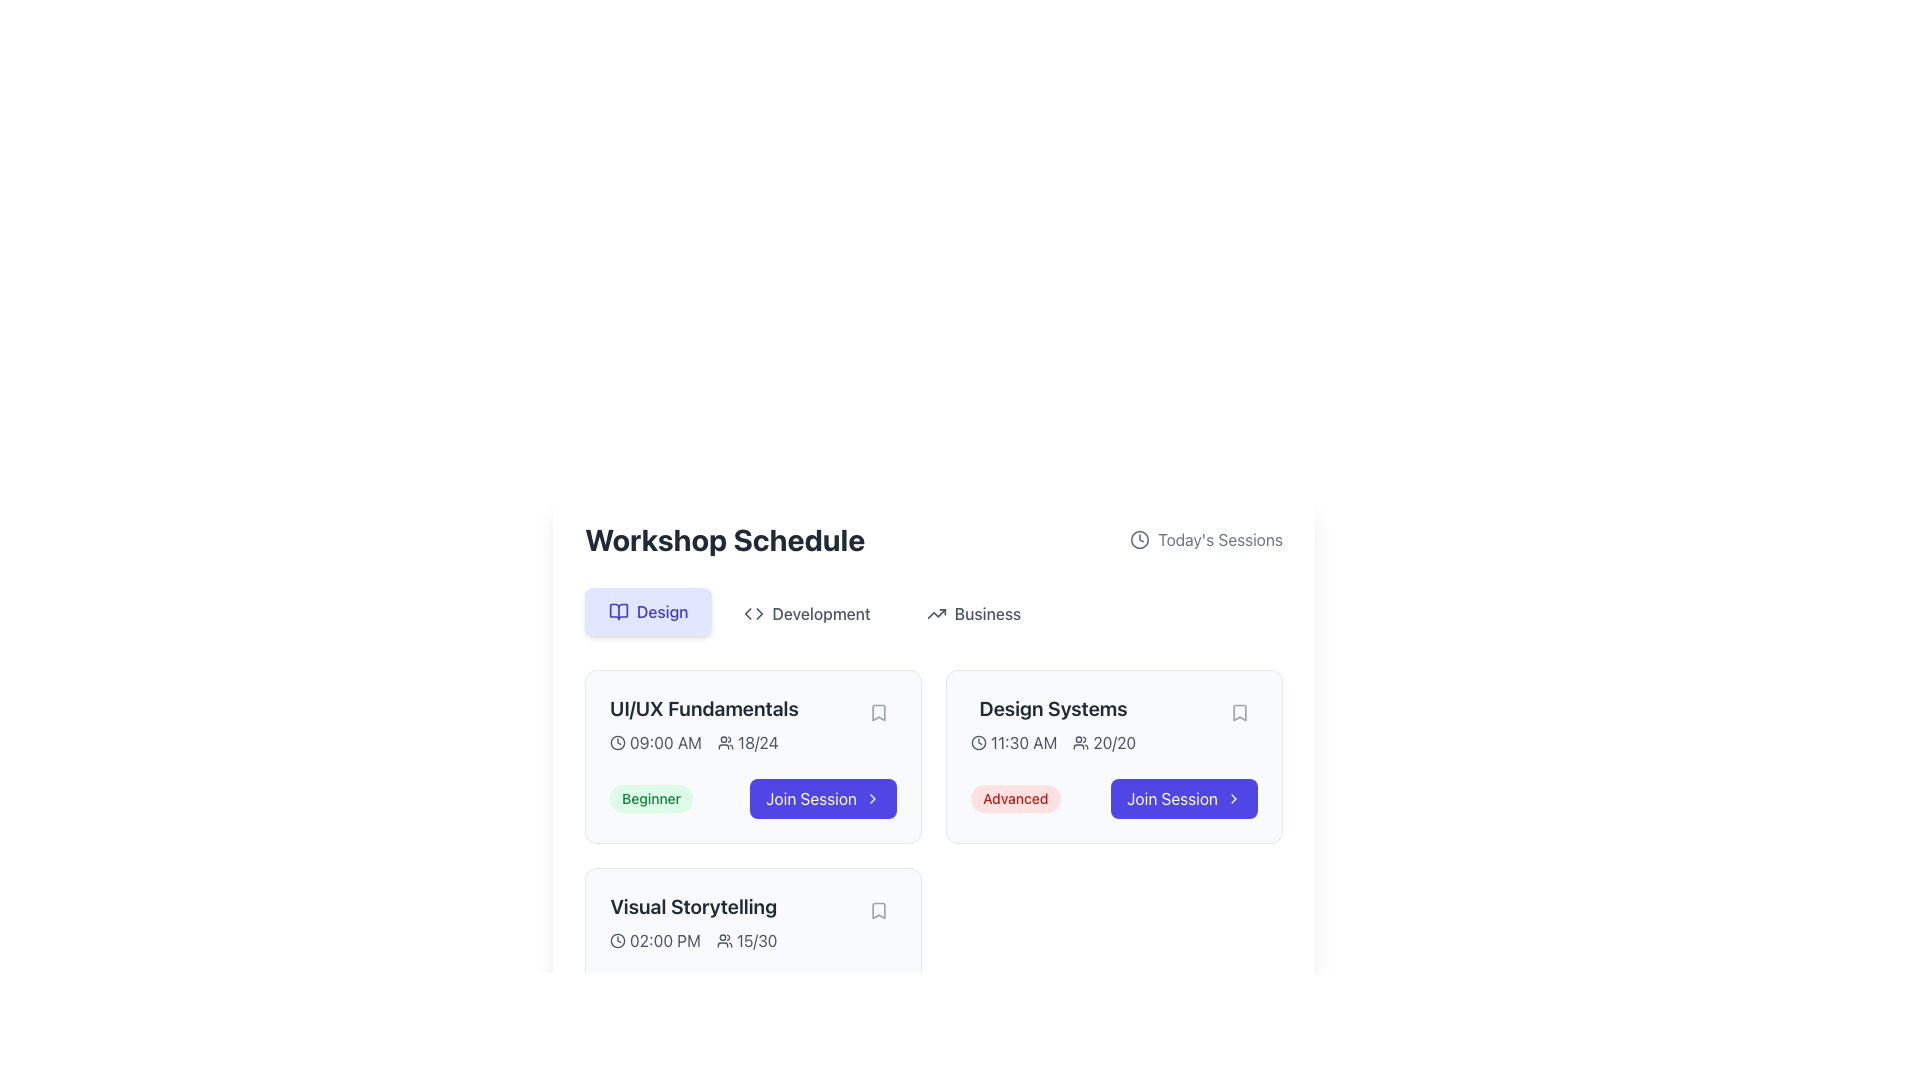 The width and height of the screenshot is (1920, 1080). What do you see at coordinates (878, 910) in the screenshot?
I see `the small bookmark icon shaped like a ribbon located in the bottom-right corner of the 'Visual Storytelling' card under the 'Workshop Schedule' section` at bounding box center [878, 910].